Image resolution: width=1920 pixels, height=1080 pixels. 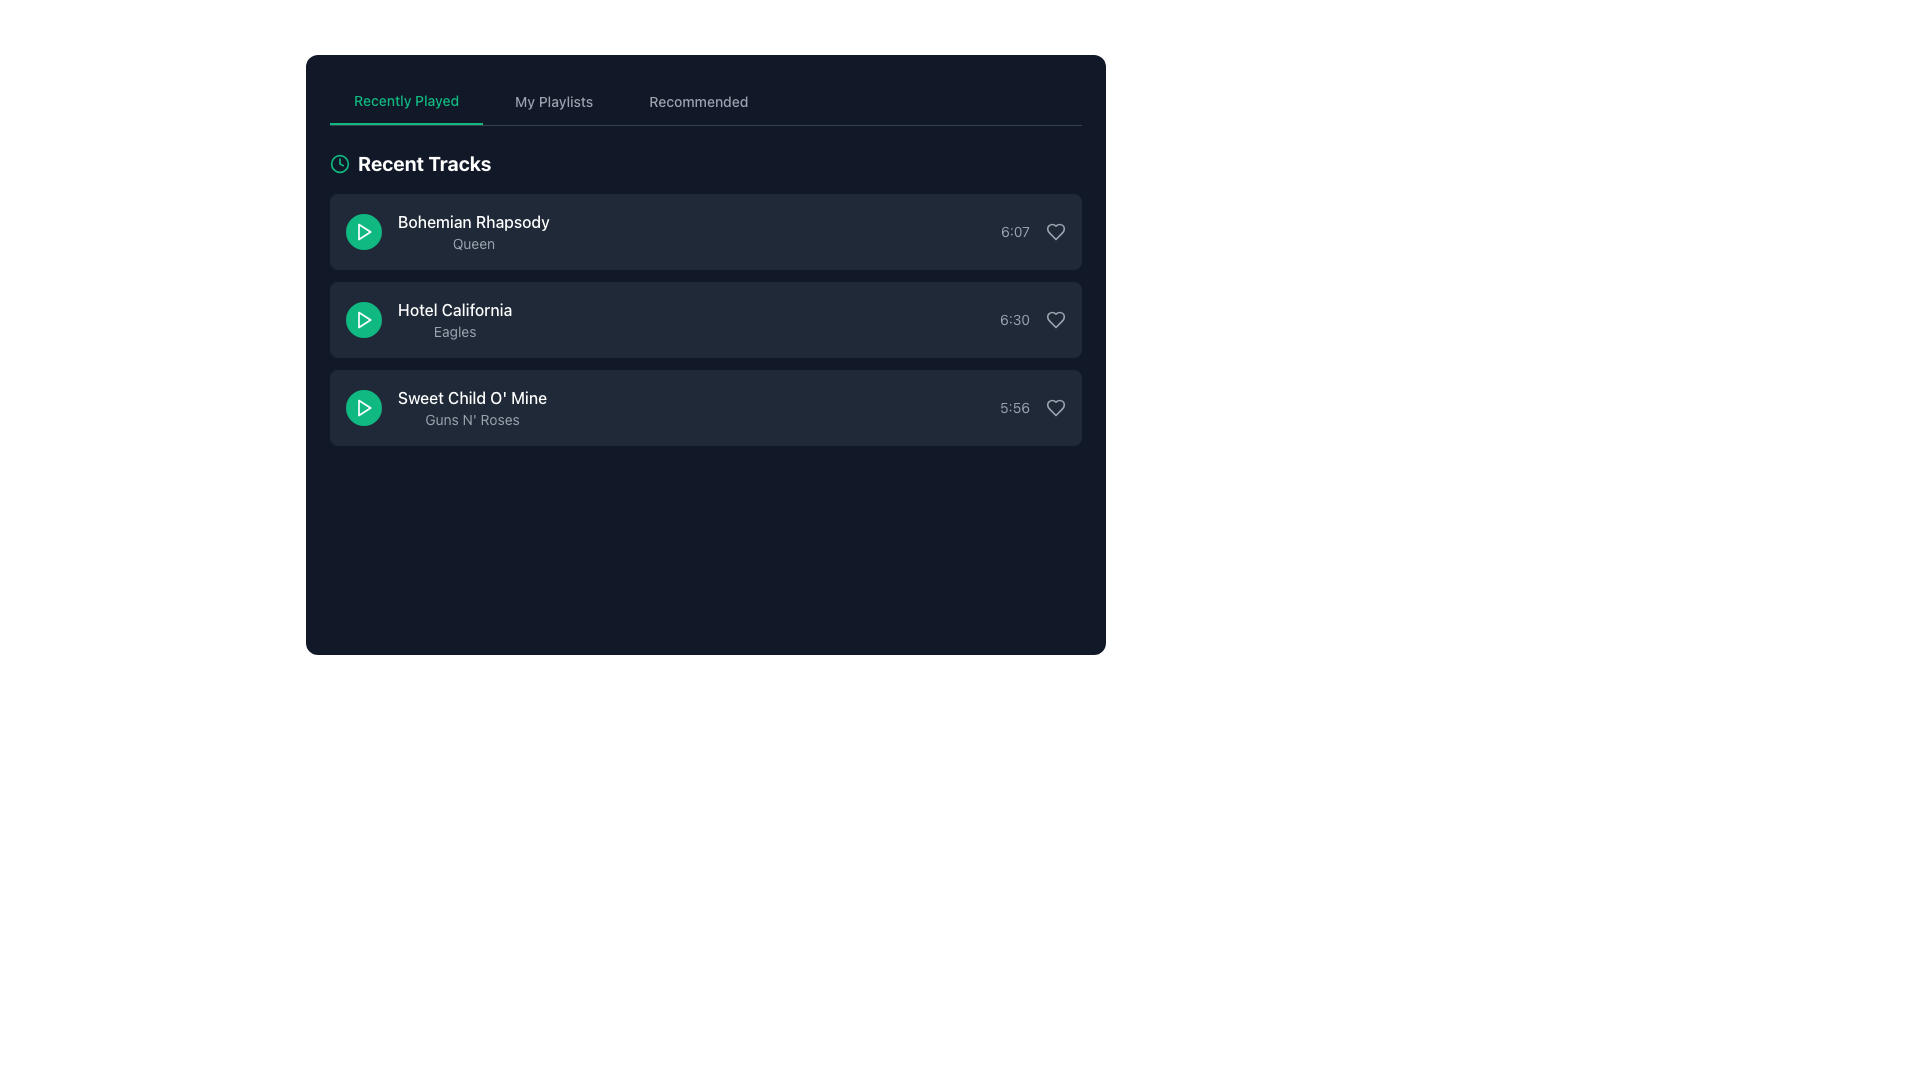 I want to click on the icon indicating the 'Recent Tracks' section, which is positioned on the left side of the title text, so click(x=340, y=163).